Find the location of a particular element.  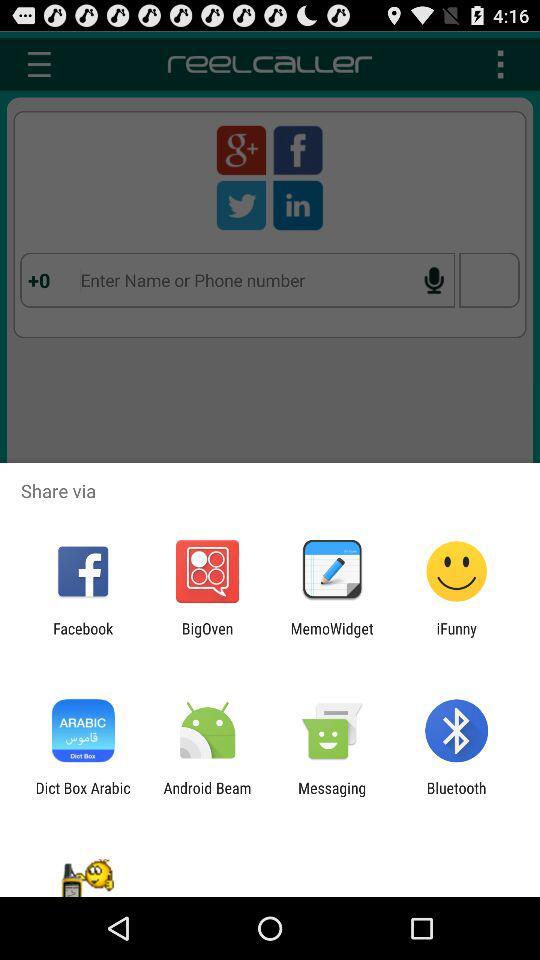

the facebook app is located at coordinates (82, 636).